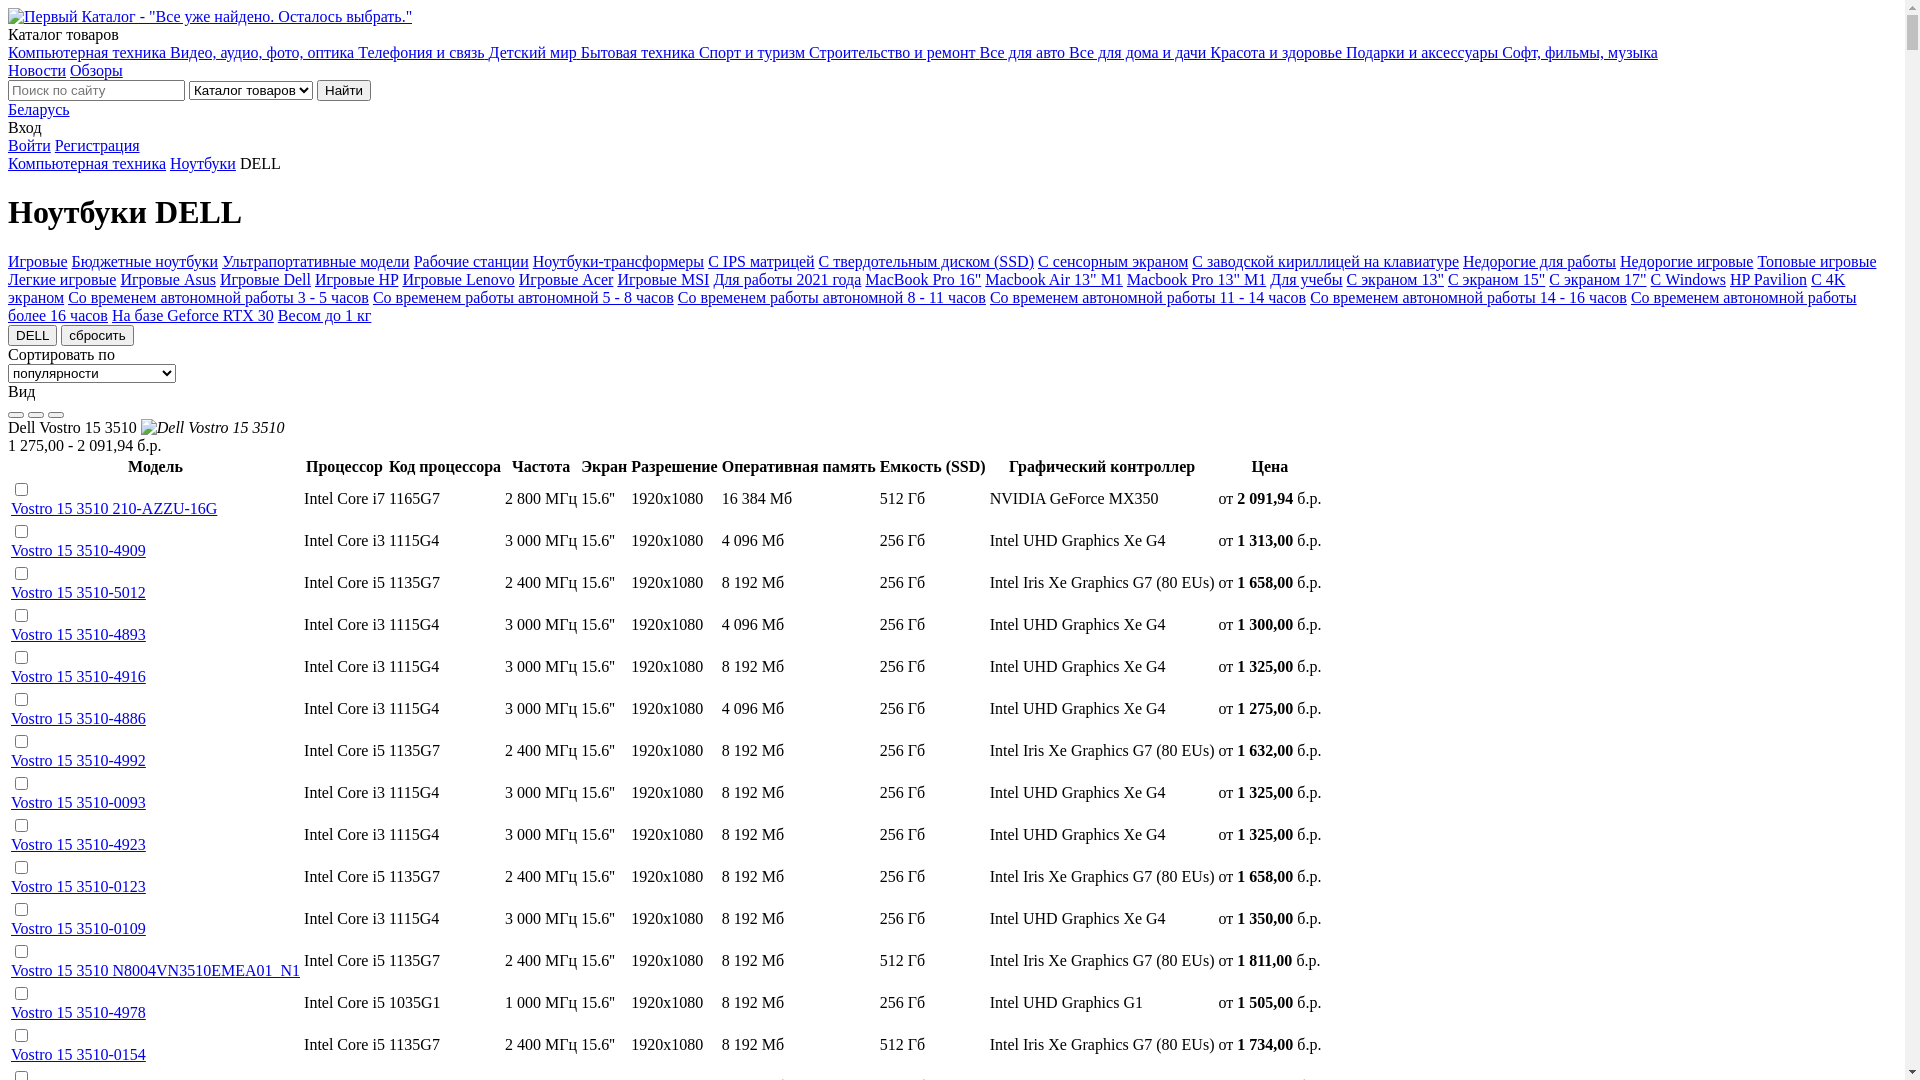 The height and width of the screenshot is (1080, 1920). What do you see at coordinates (78, 885) in the screenshot?
I see `'Vostro 15 3510-0123'` at bounding box center [78, 885].